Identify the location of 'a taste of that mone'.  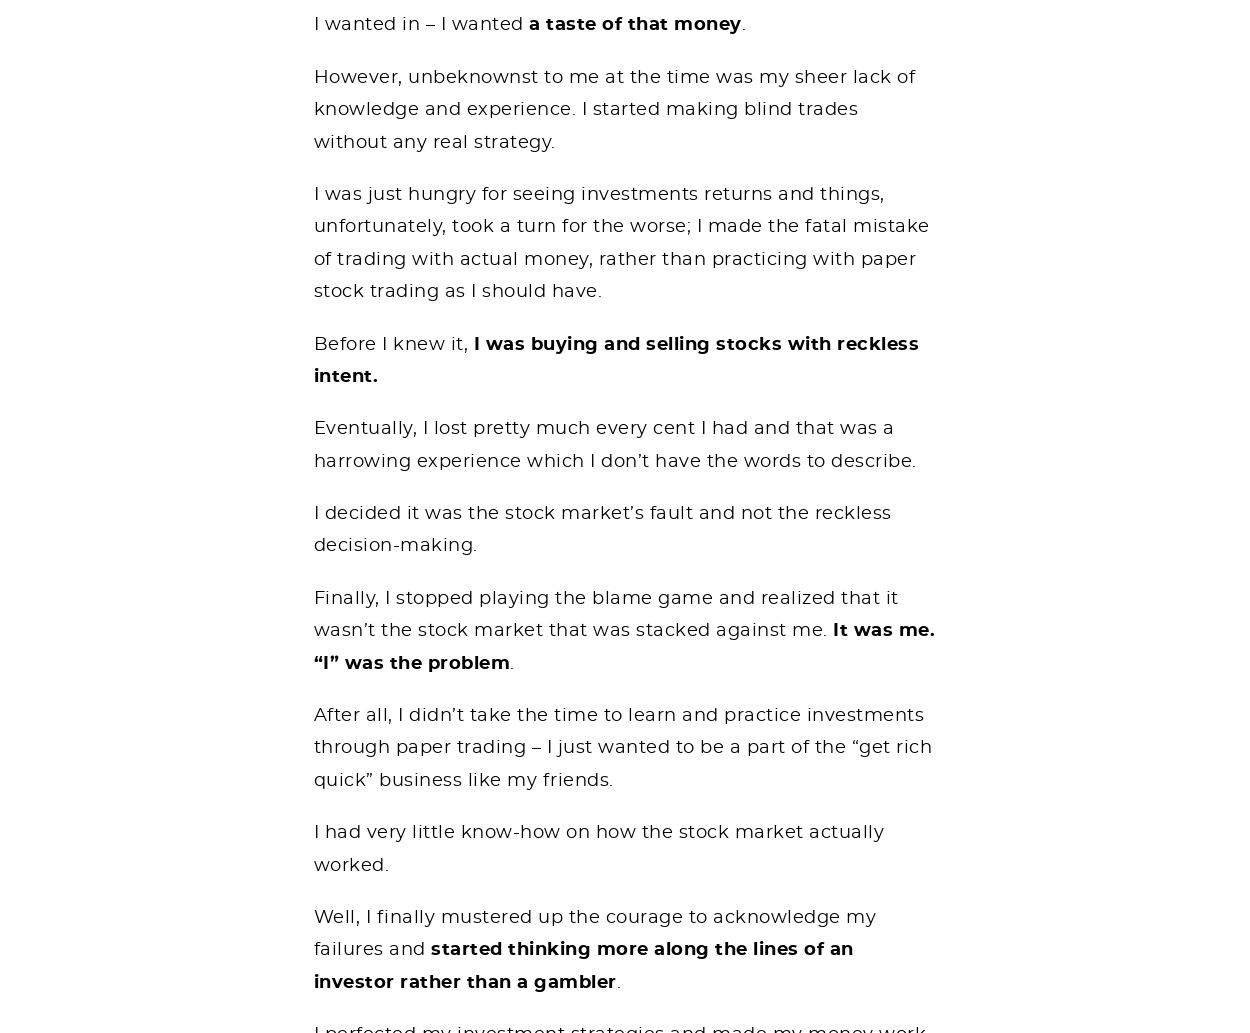
(629, 24).